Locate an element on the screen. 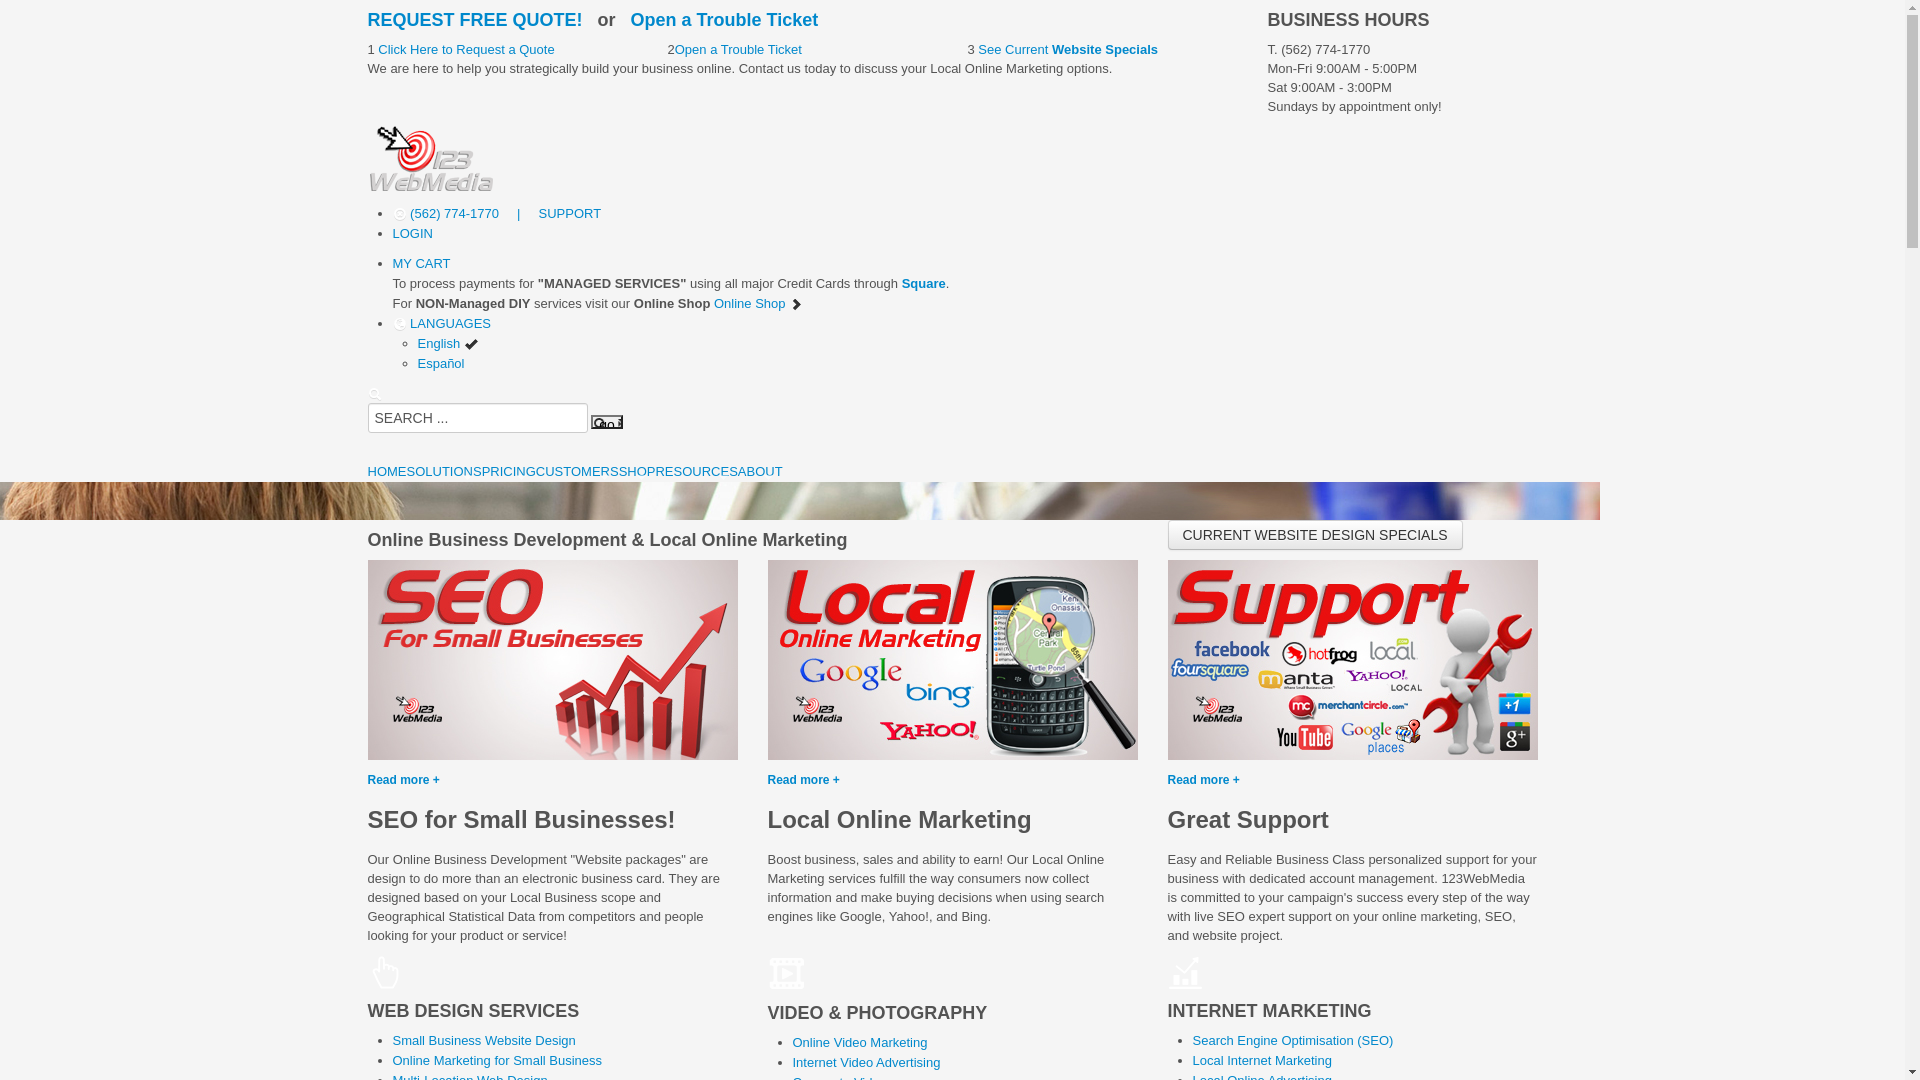  'Search Engine Optimisation (SEO)' is located at coordinates (1191, 1039).